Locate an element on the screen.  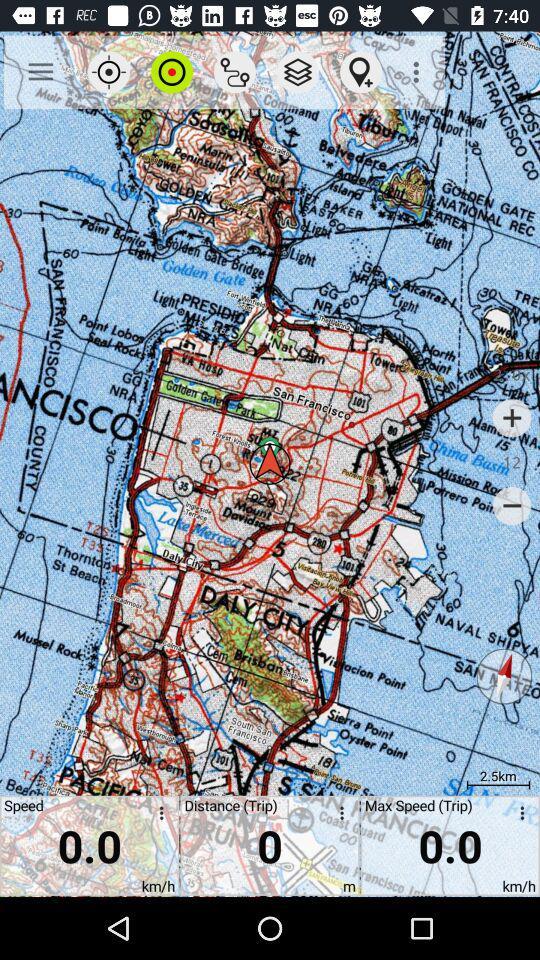
options for distance is located at coordinates (337, 816).